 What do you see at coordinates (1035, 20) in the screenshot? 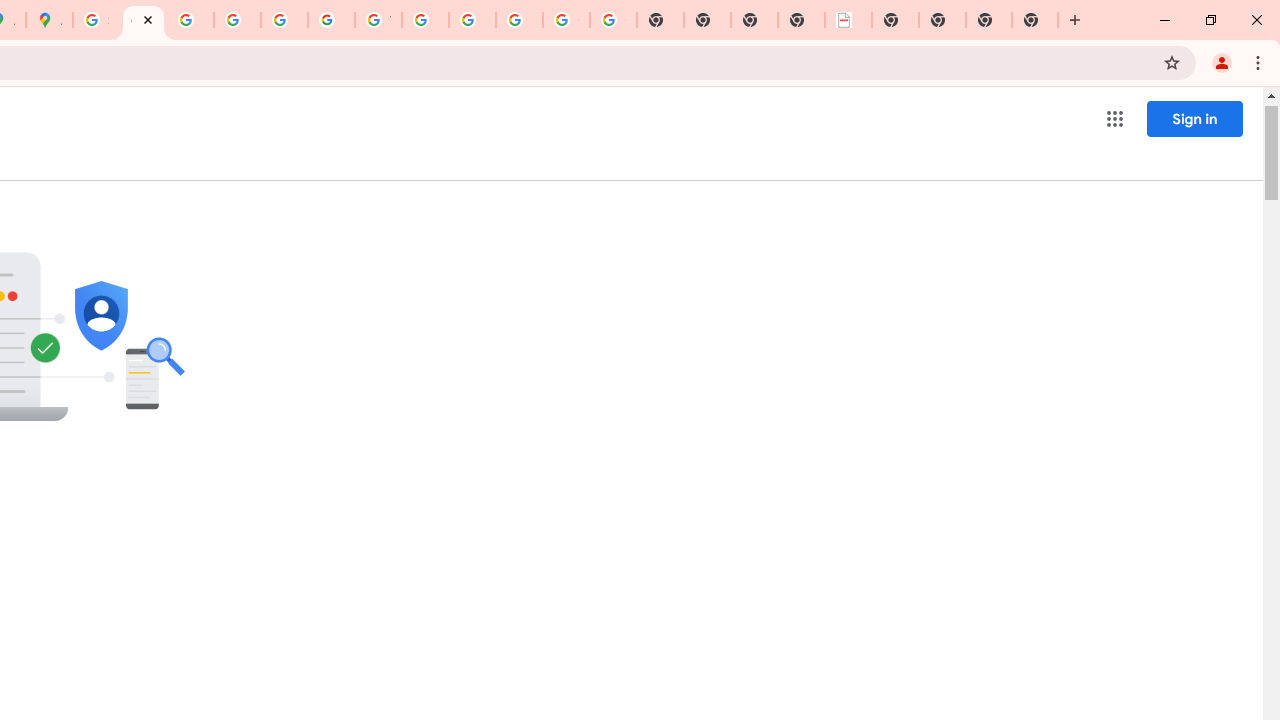
I see `'New Tab'` at bounding box center [1035, 20].